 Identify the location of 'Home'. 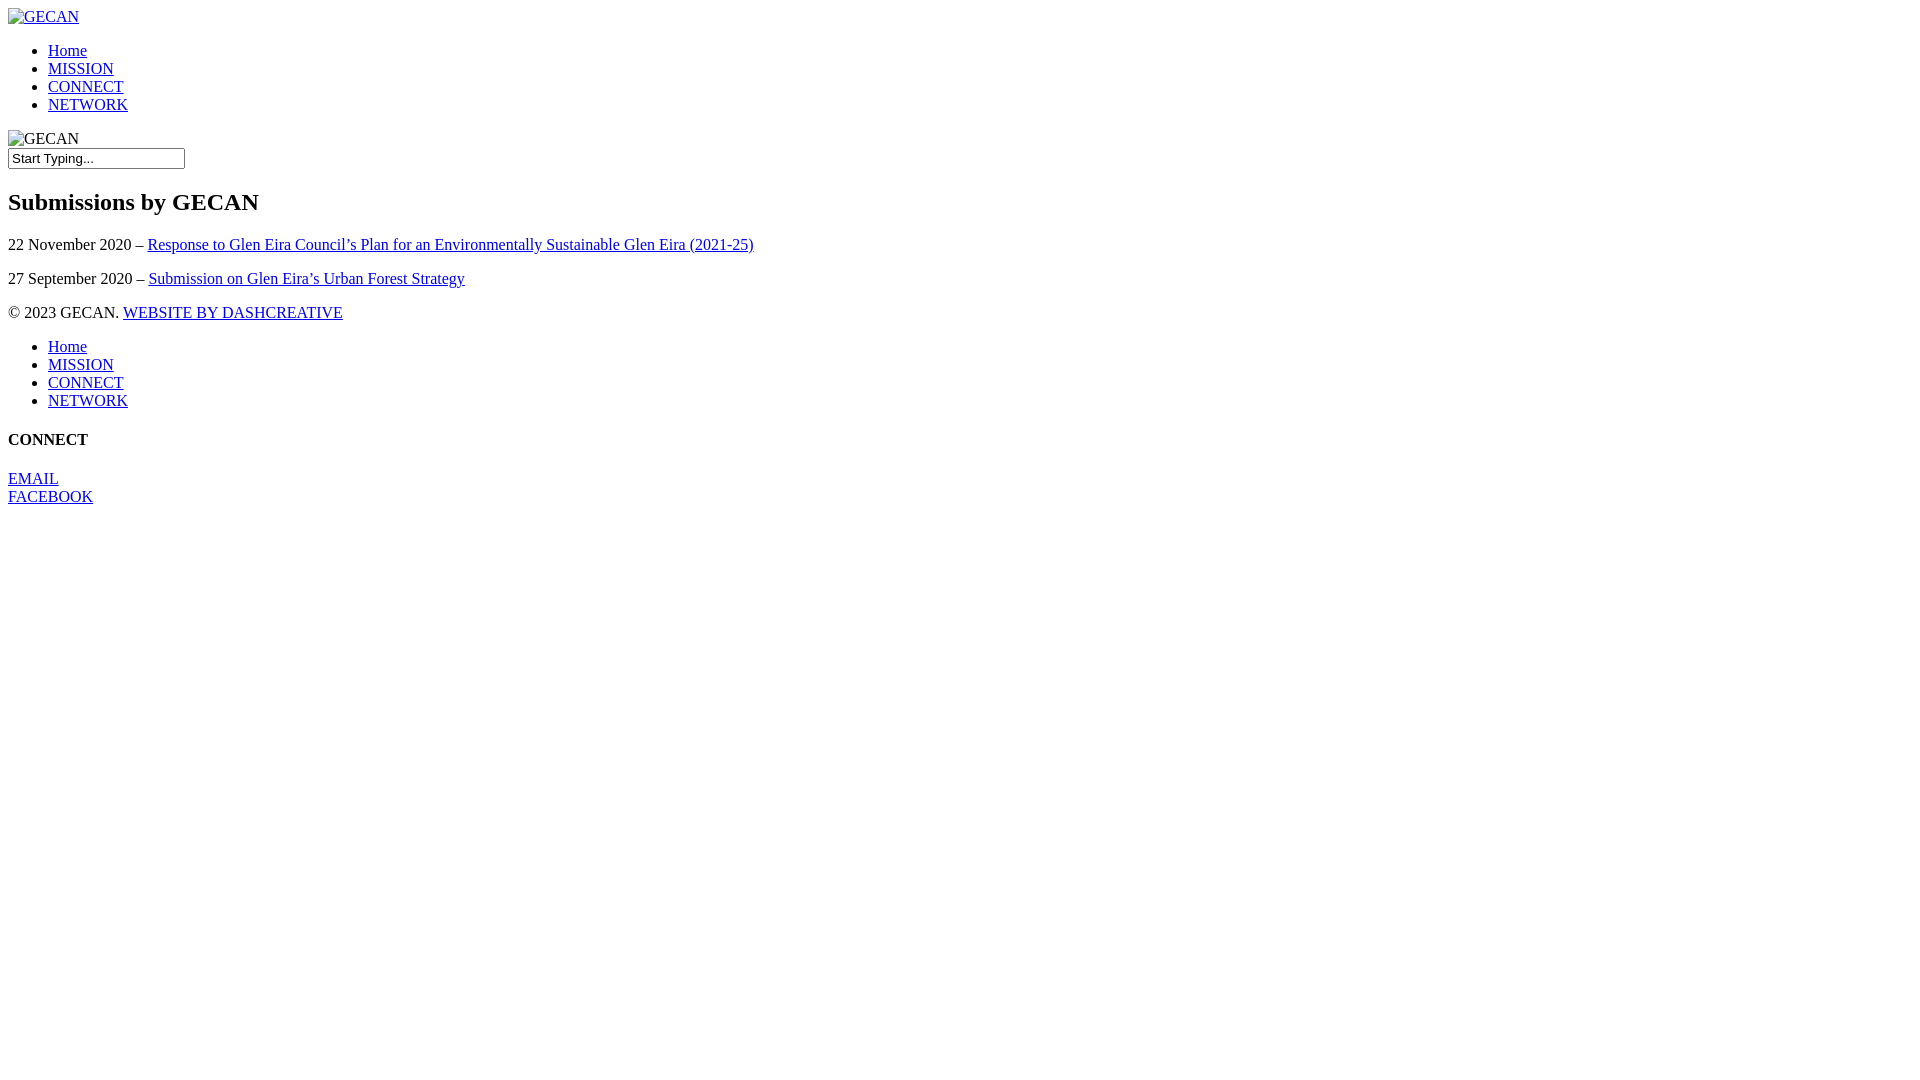
(48, 49).